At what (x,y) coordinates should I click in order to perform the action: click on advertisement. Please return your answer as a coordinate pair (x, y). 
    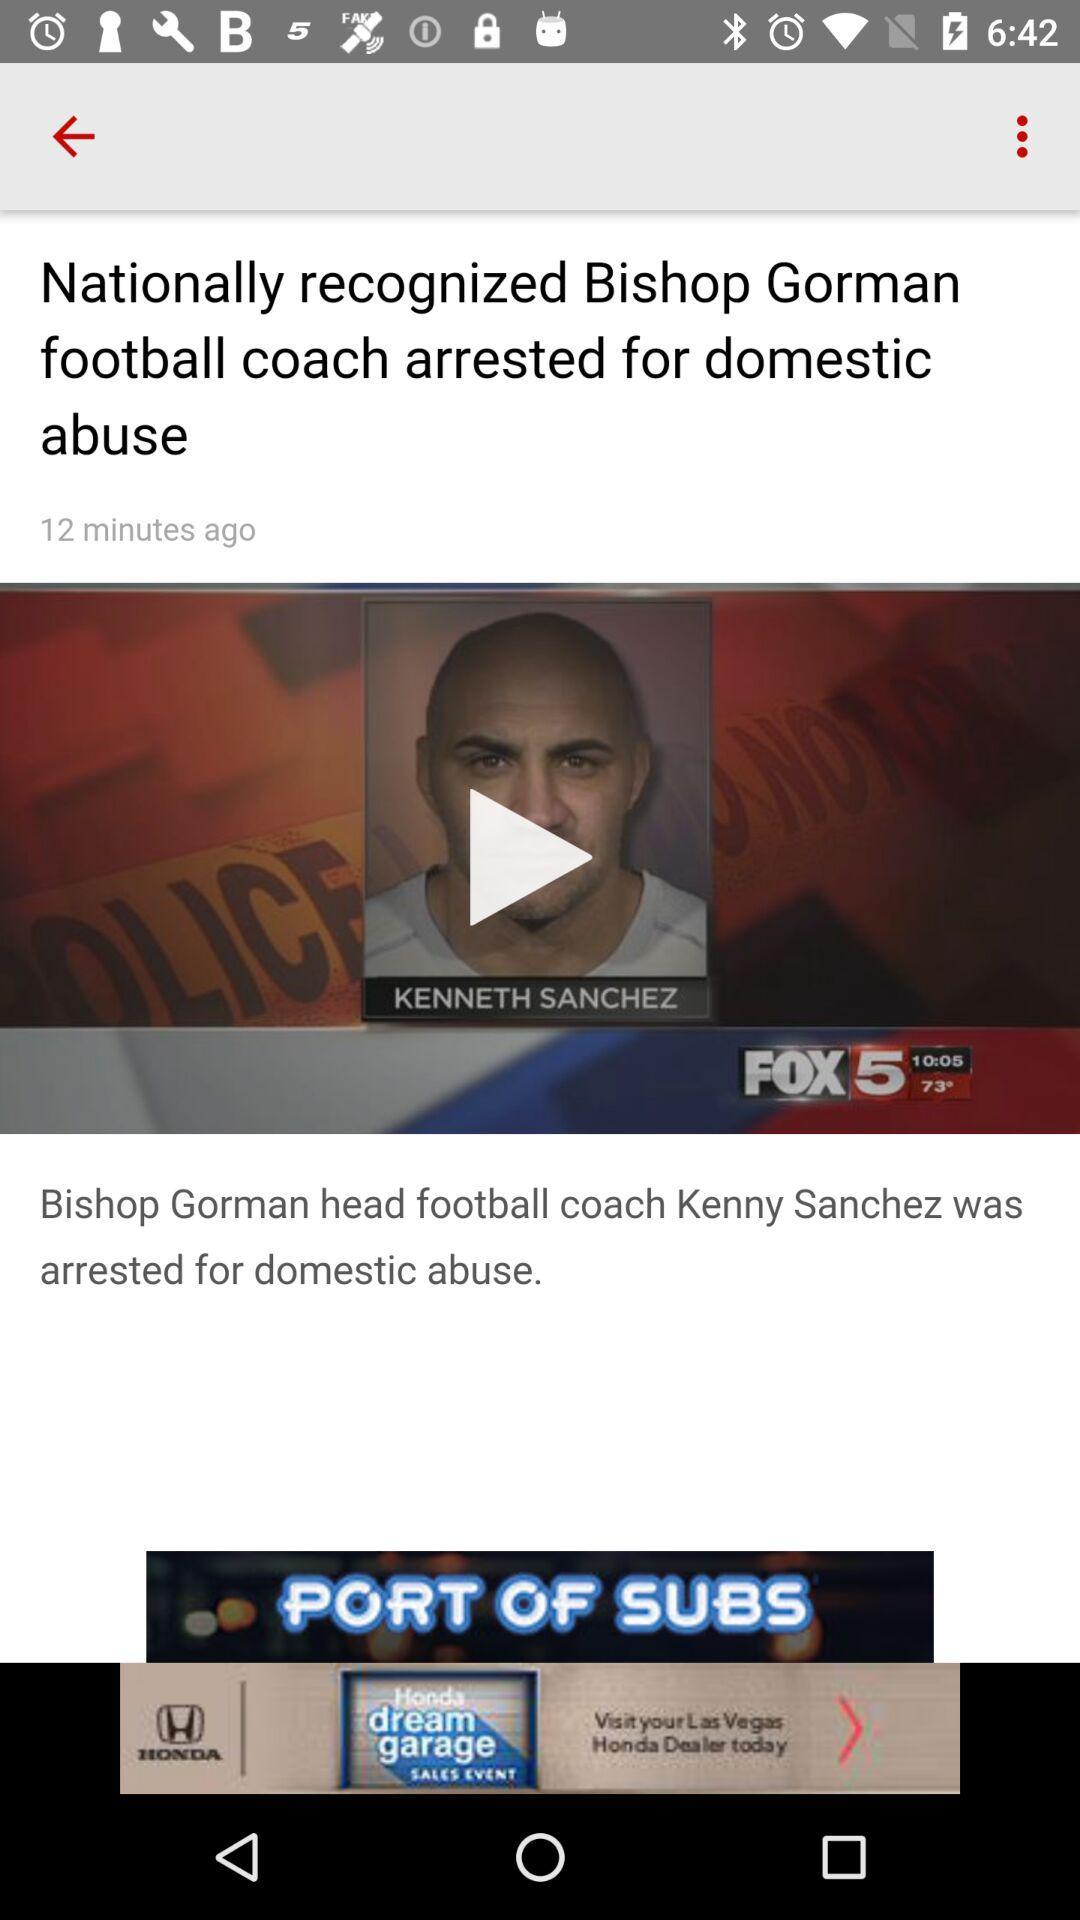
    Looking at the image, I should click on (540, 1672).